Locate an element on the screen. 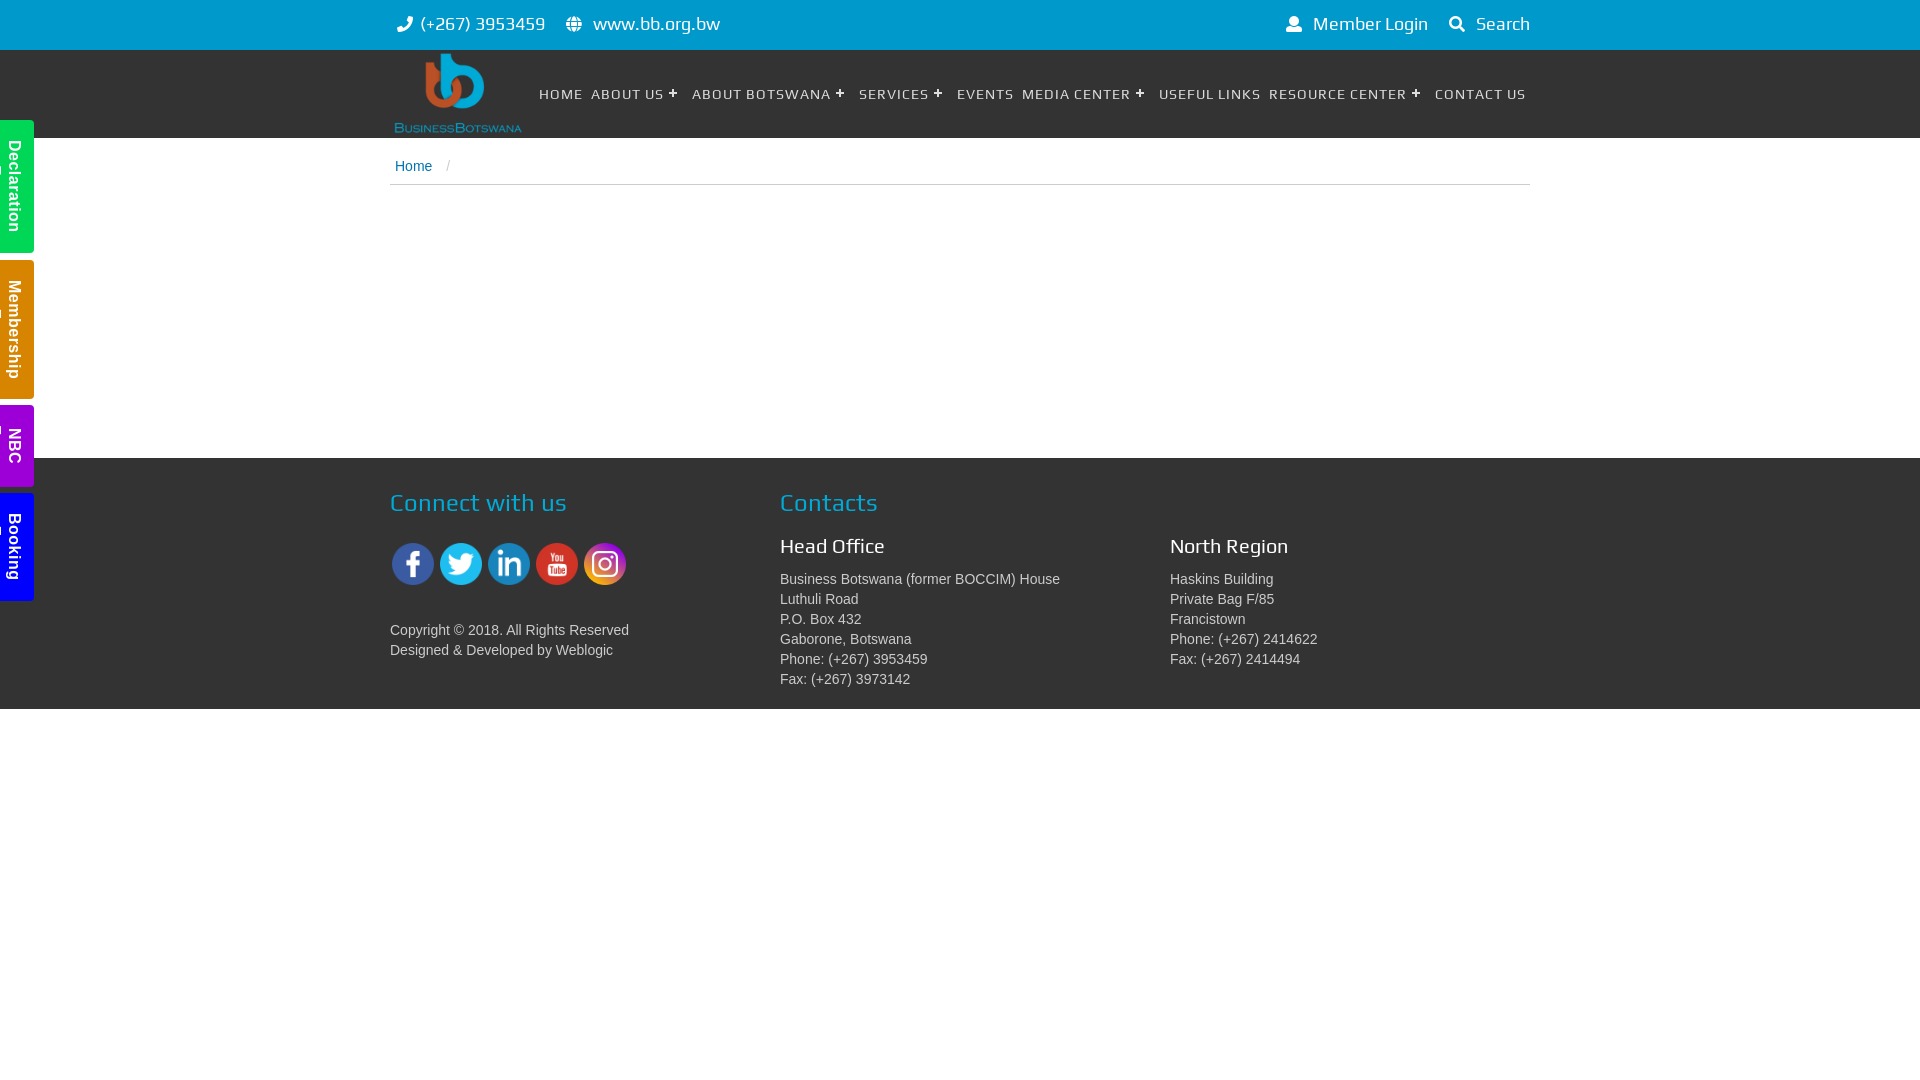  'MEDIA CENTER' is located at coordinates (1085, 93).